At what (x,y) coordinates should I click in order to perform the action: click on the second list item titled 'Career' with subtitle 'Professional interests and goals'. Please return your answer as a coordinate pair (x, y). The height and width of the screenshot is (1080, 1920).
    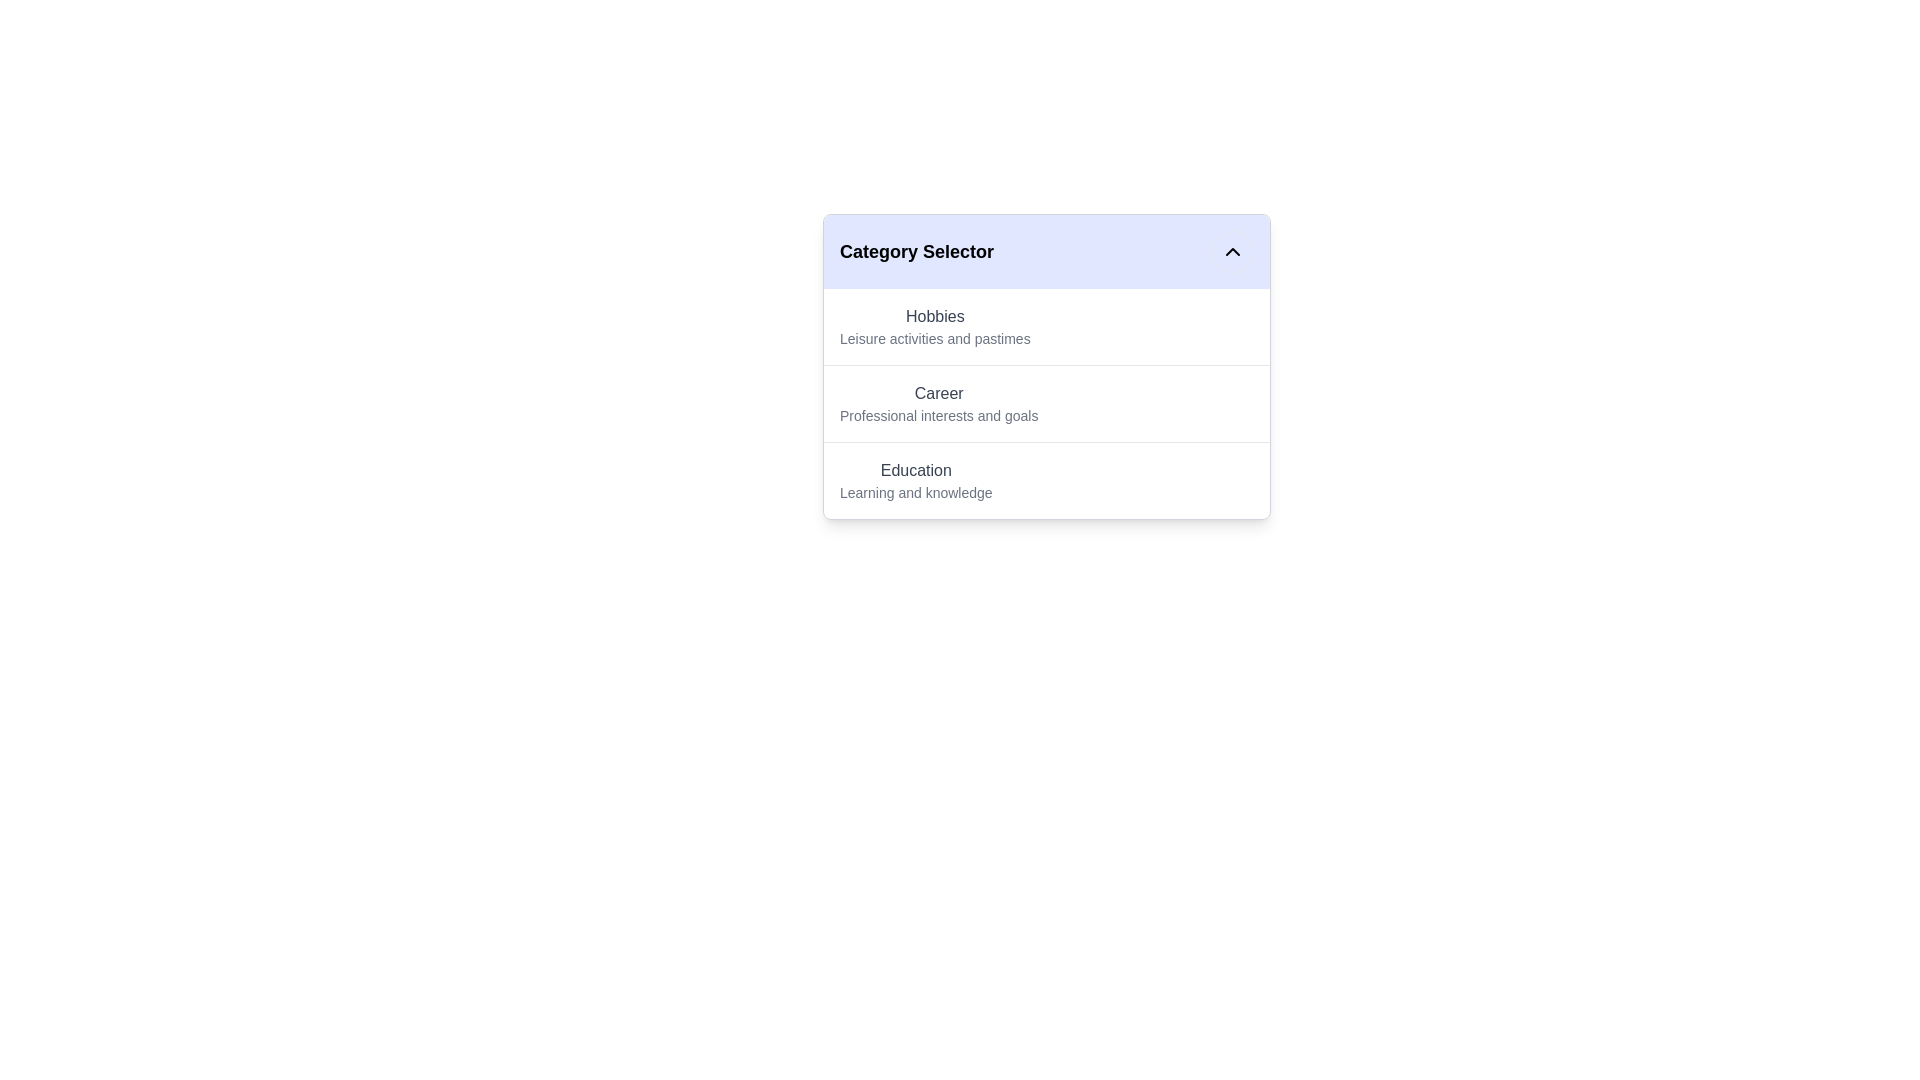
    Looking at the image, I should click on (1045, 404).